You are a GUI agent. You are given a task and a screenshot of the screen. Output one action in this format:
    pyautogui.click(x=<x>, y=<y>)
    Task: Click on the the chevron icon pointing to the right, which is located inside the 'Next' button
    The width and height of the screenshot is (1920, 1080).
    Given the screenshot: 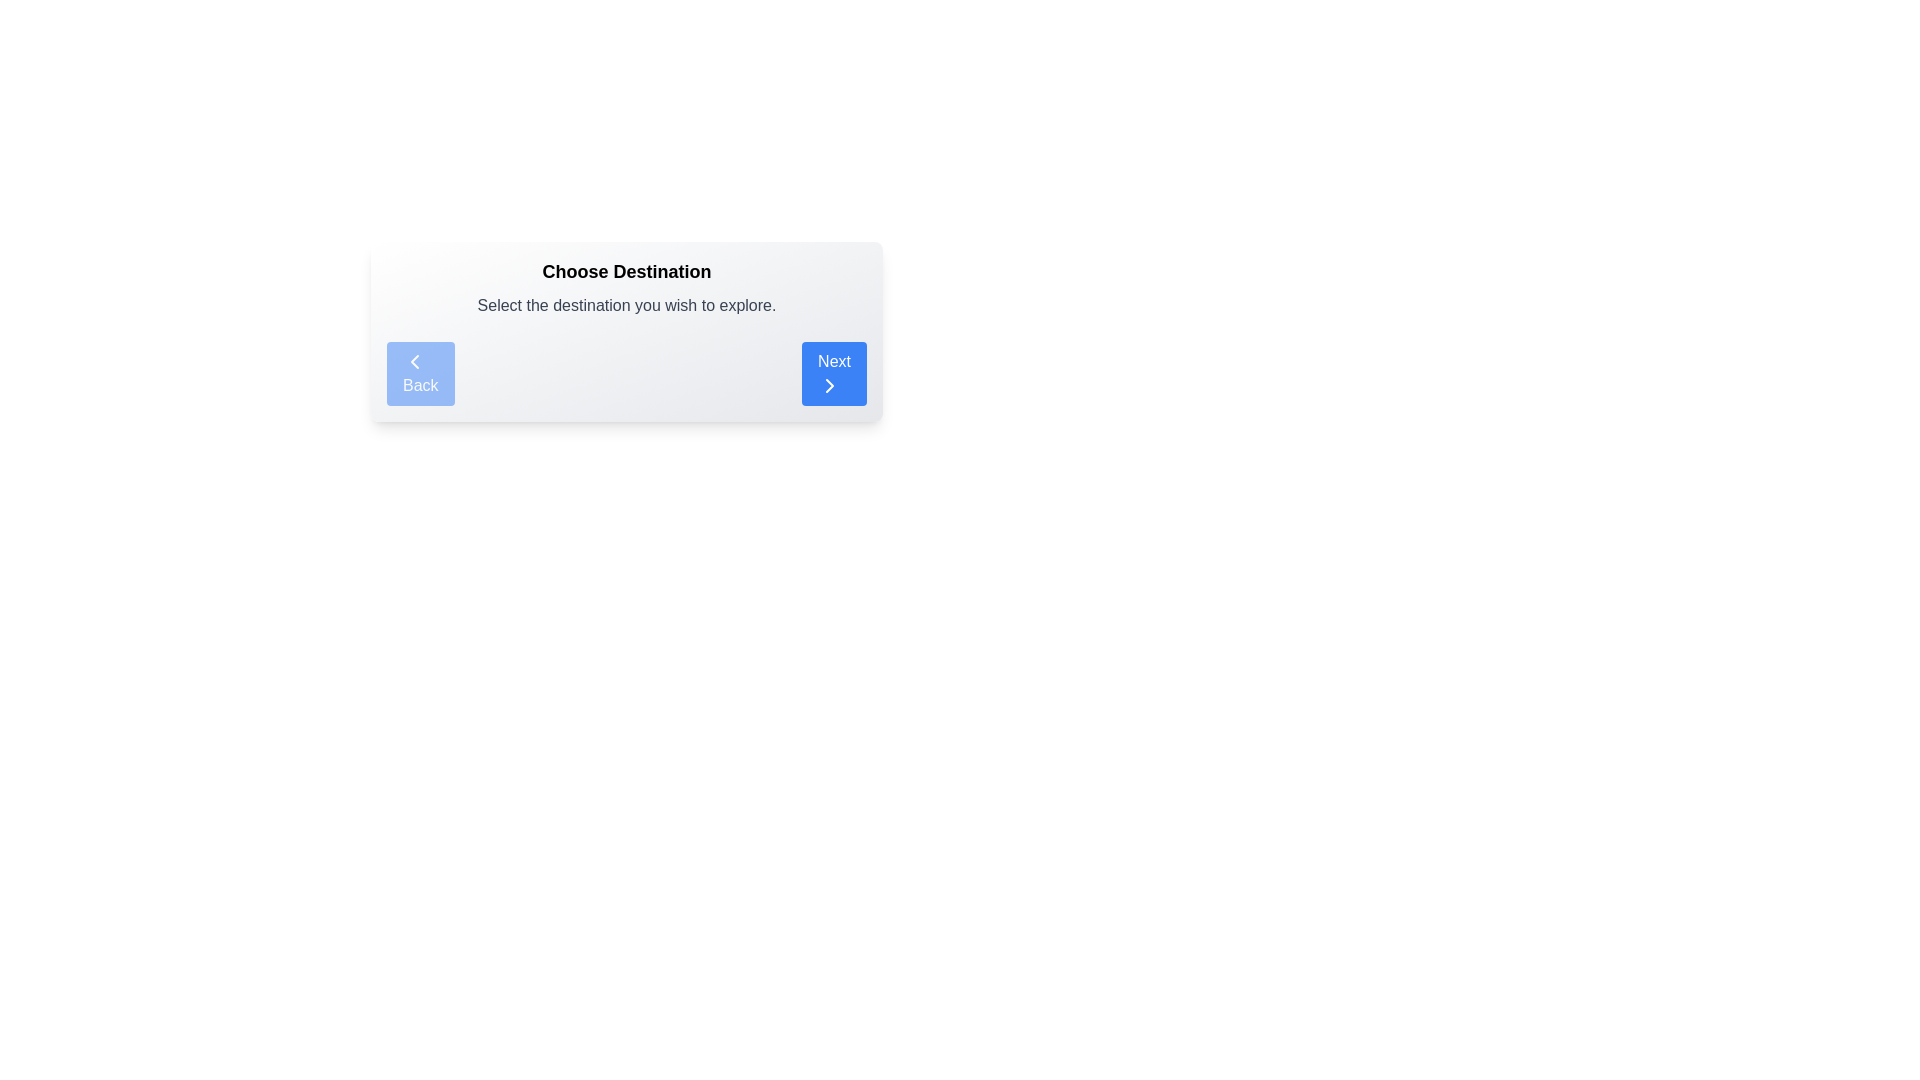 What is the action you would take?
    pyautogui.click(x=830, y=385)
    